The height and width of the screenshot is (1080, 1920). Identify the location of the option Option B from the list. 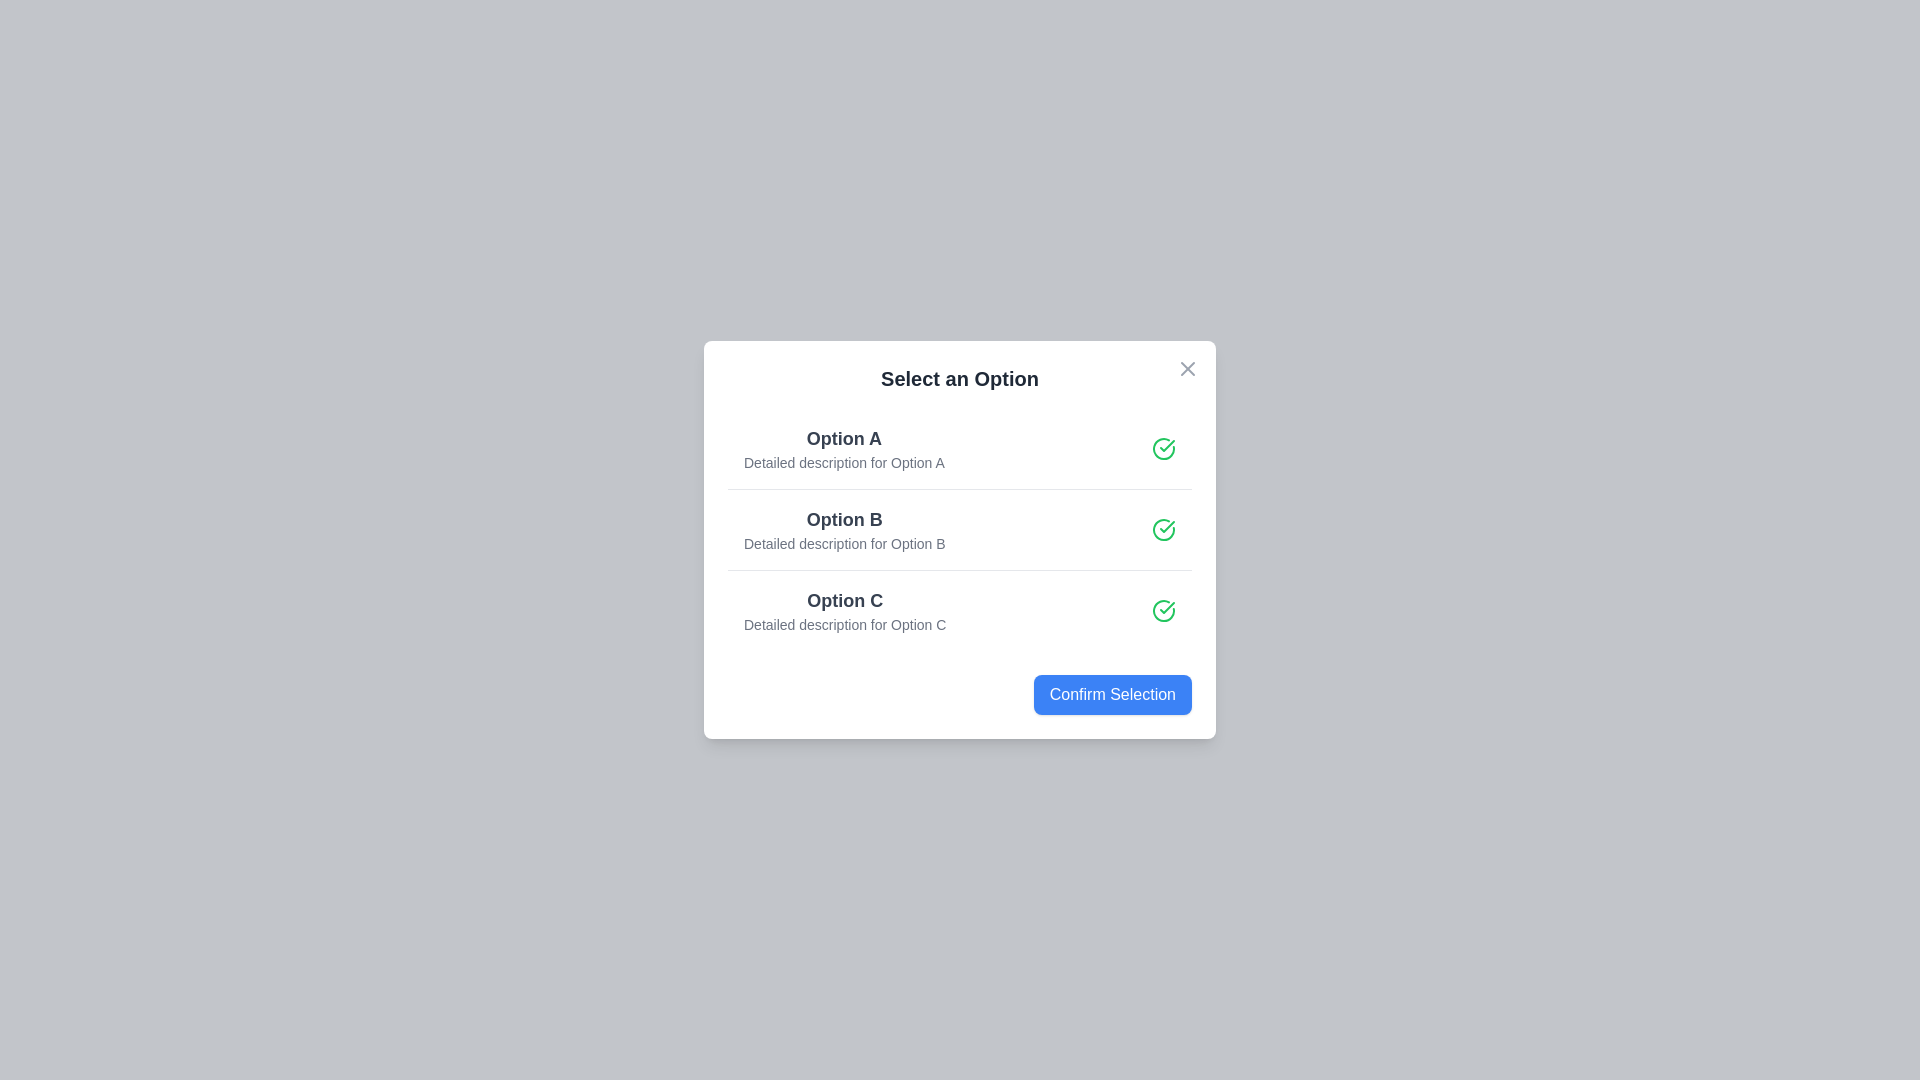
(960, 527).